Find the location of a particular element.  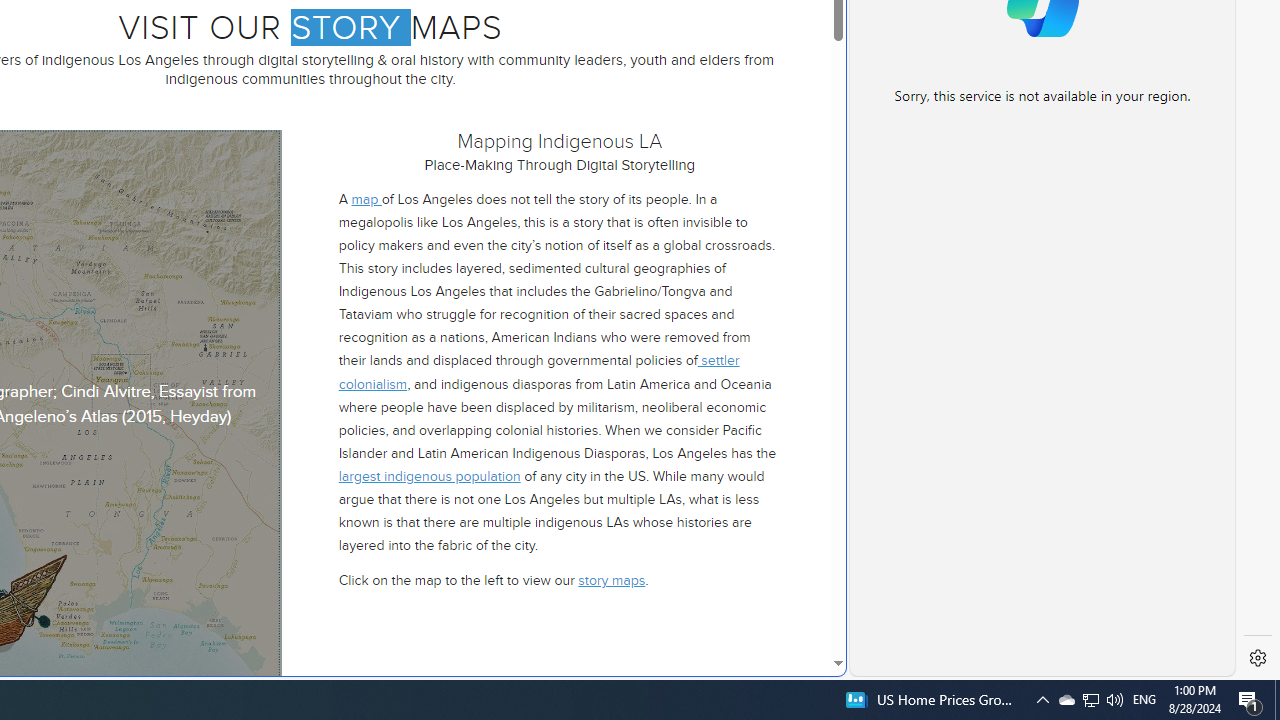

'Settings' is located at coordinates (1257, 658).